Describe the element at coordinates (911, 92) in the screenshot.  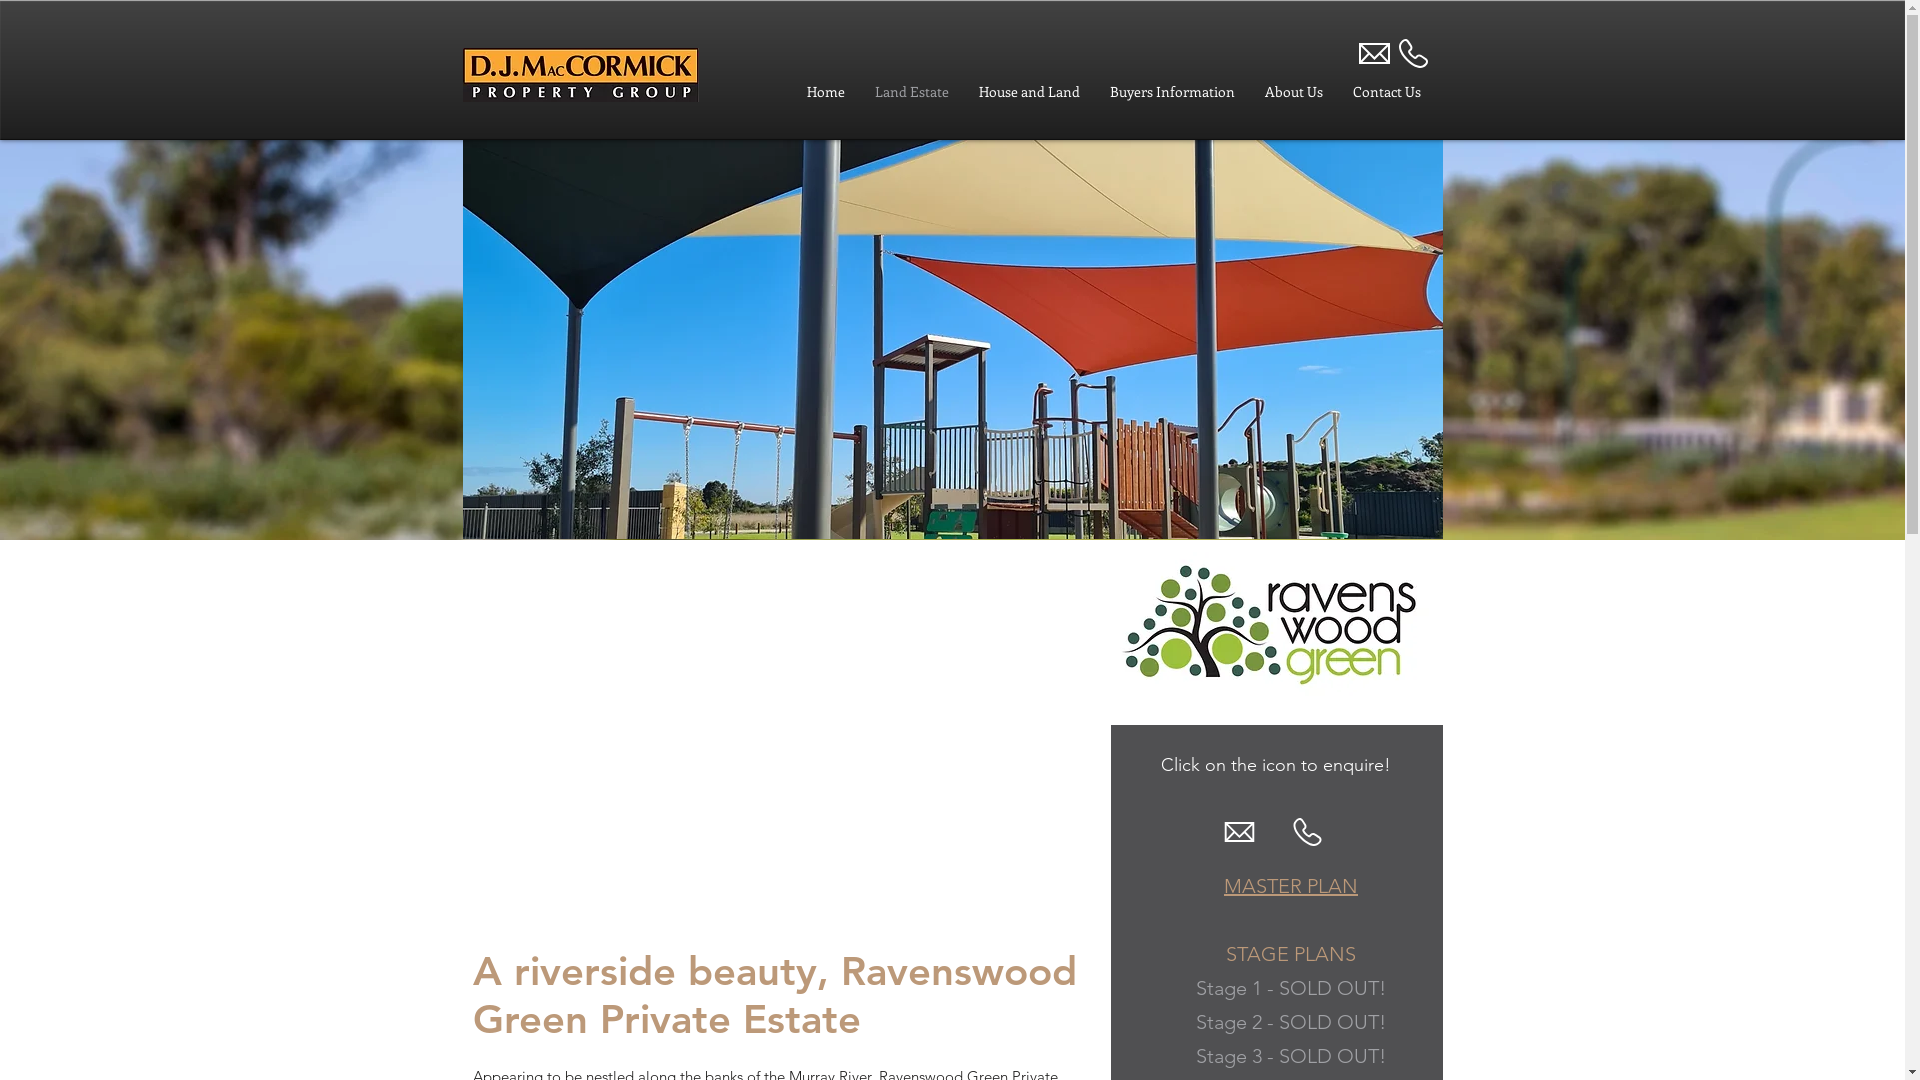
I see `'Land Estate'` at that location.